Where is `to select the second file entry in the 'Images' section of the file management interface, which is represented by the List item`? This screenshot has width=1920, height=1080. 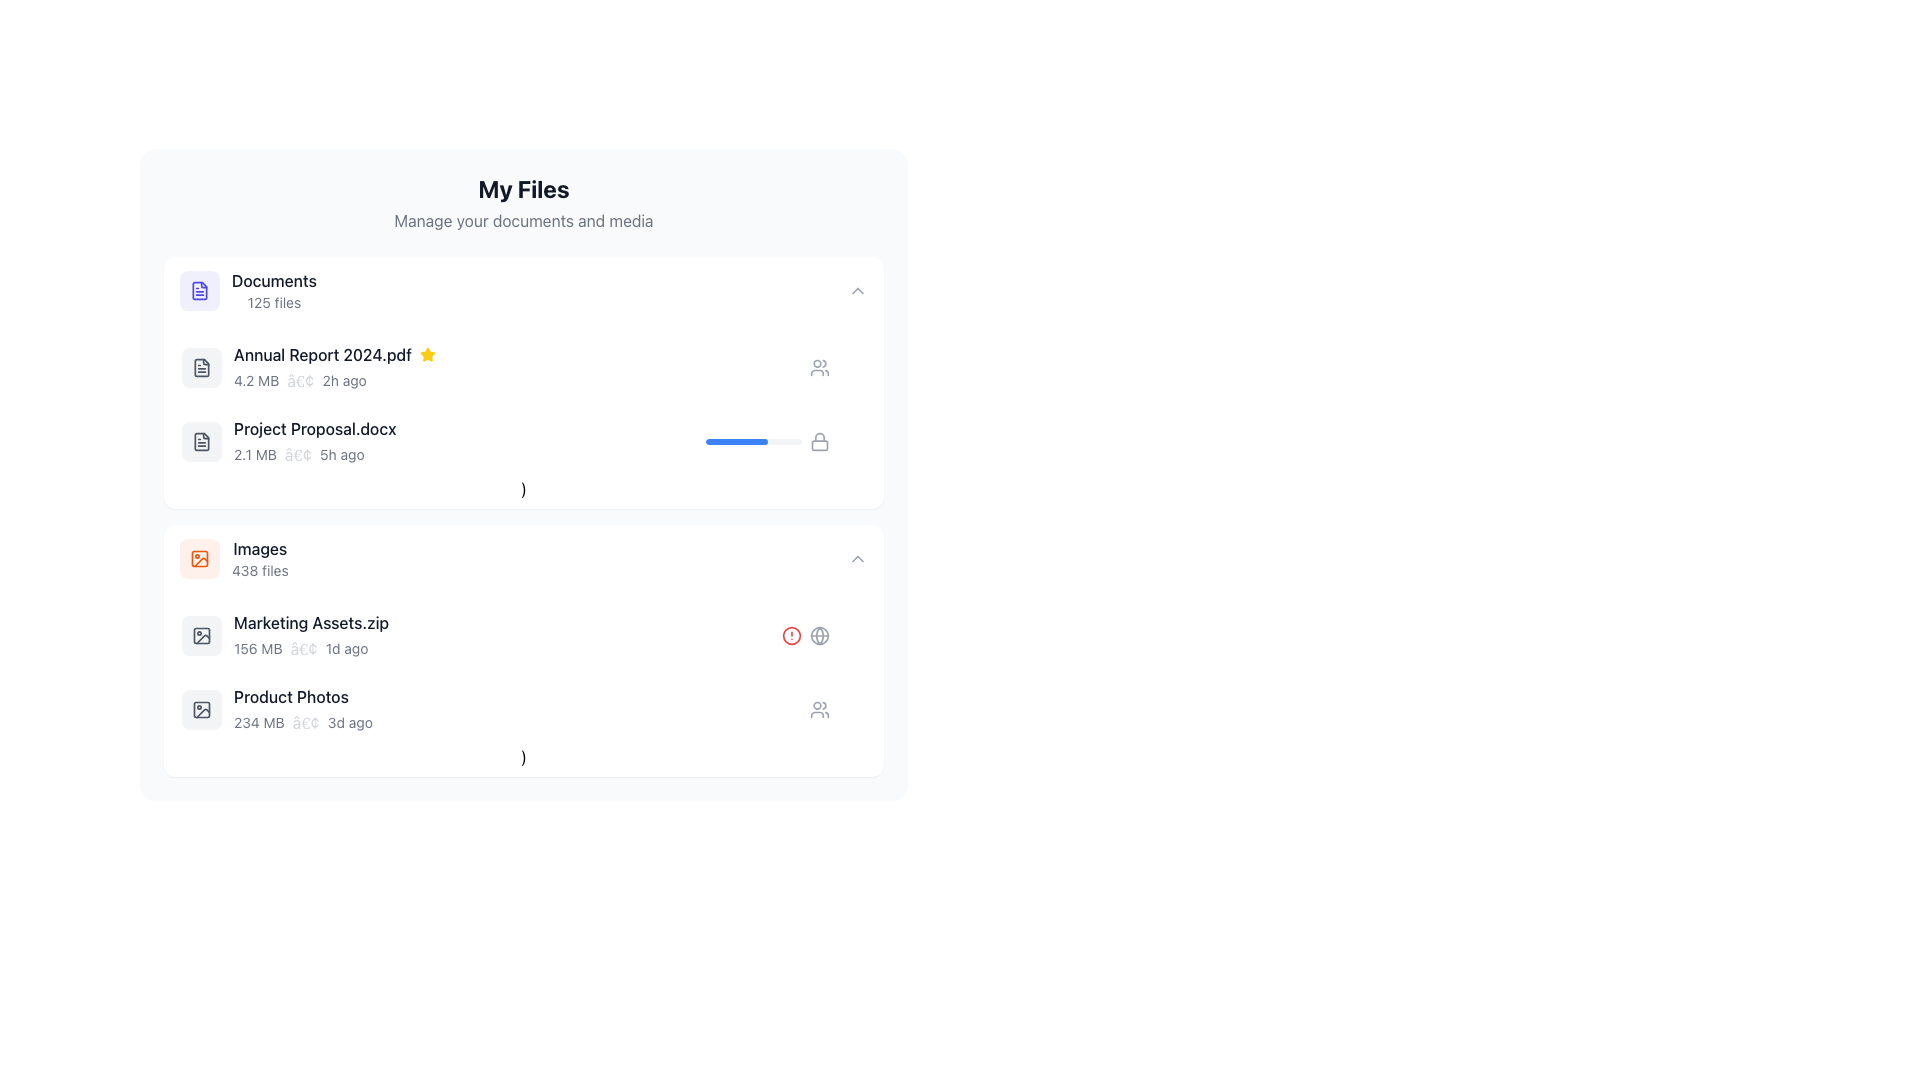
to select the second file entry in the 'Images' section of the file management interface, which is represented by the List item is located at coordinates (523, 636).